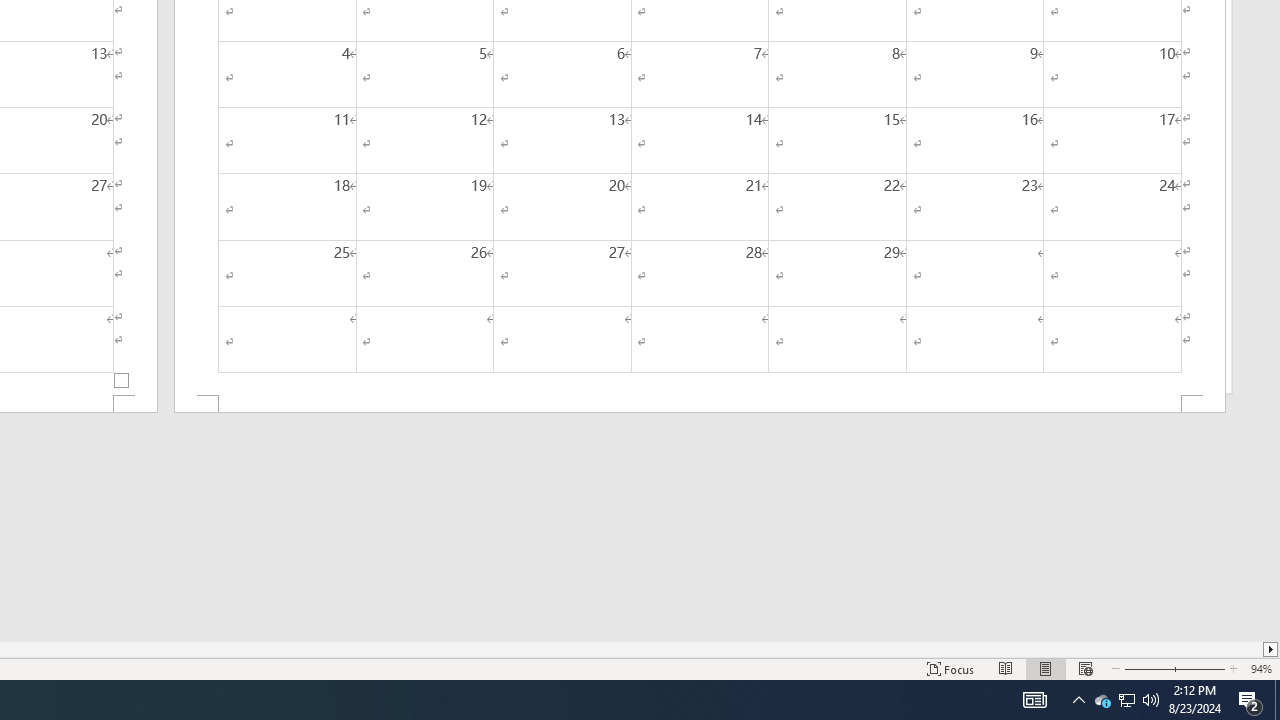 The image size is (1280, 720). Describe the element at coordinates (700, 404) in the screenshot. I see `'Footer -Section 2-'` at that location.